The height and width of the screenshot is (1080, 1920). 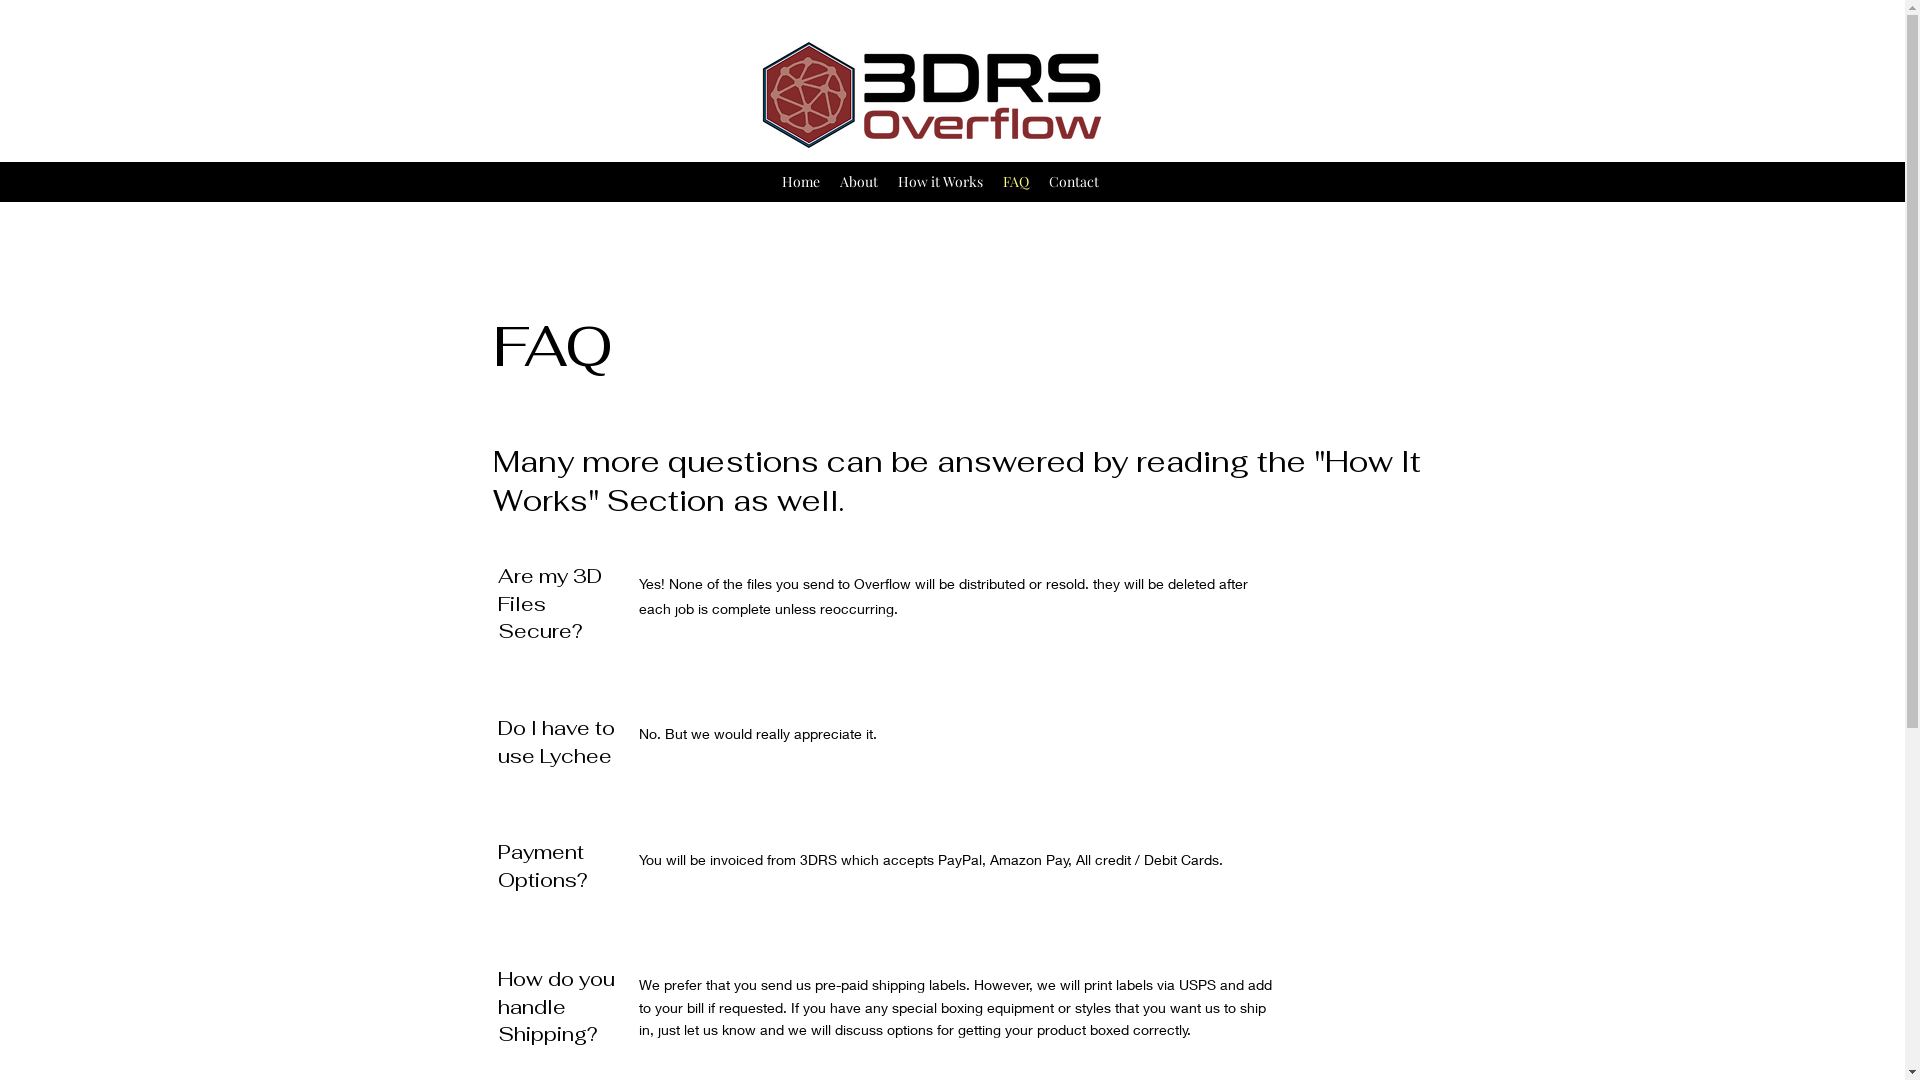 I want to click on 'FAQ', so click(x=1014, y=181).